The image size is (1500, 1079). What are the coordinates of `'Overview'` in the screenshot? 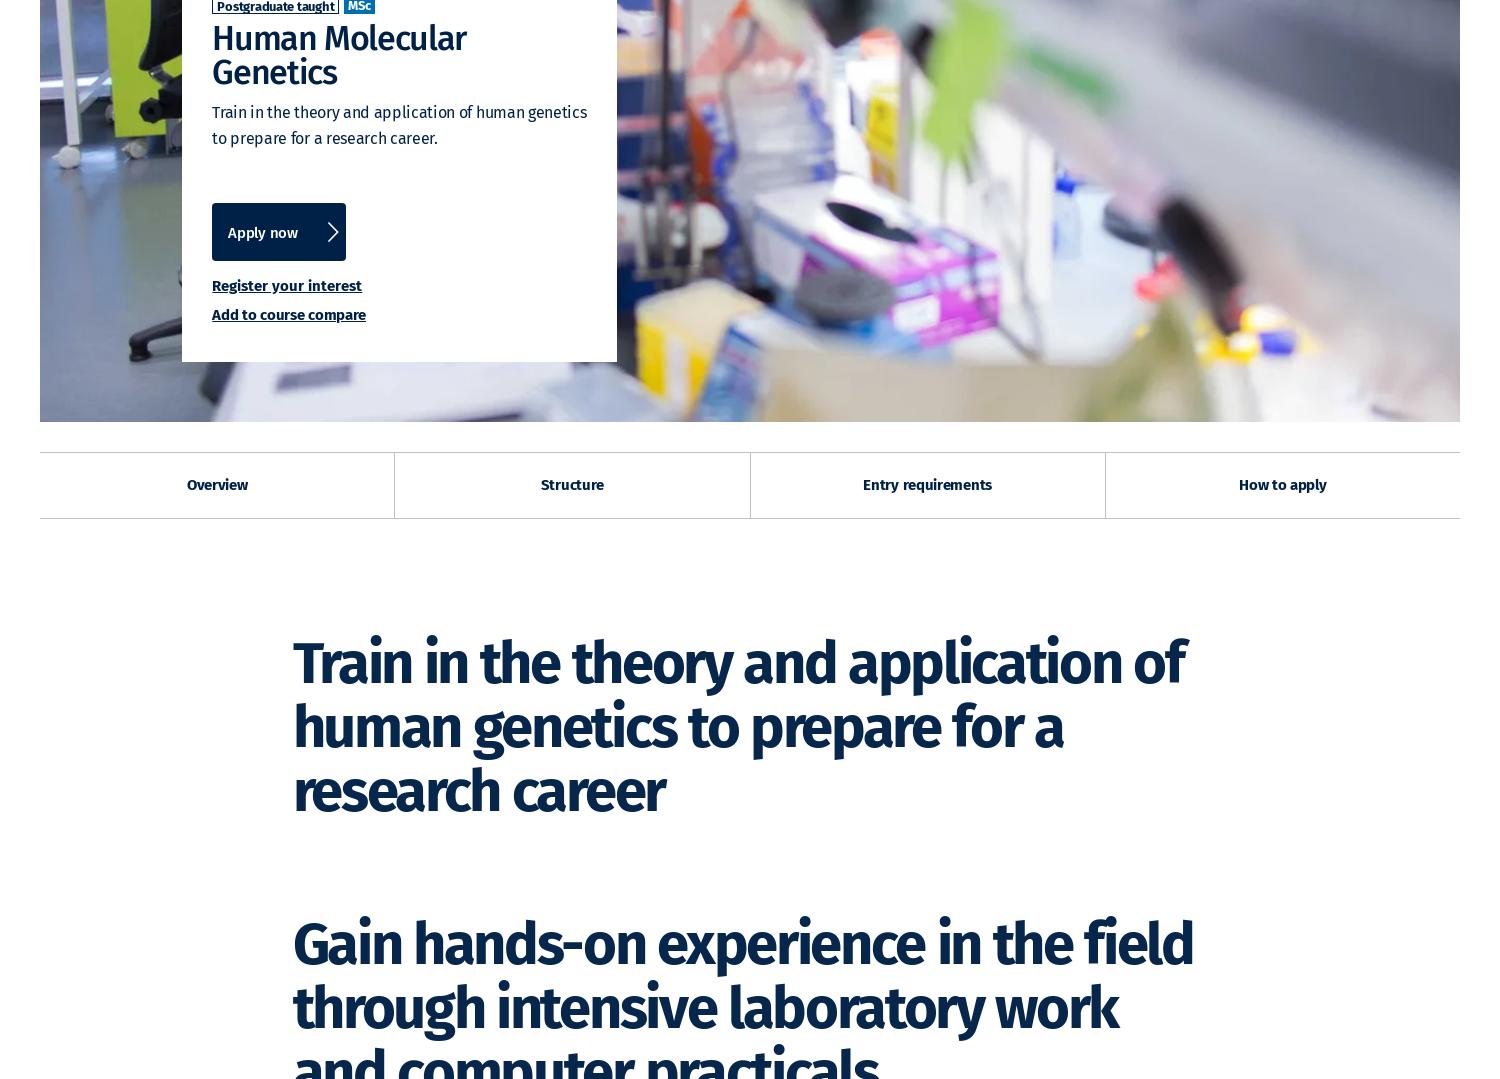 It's located at (215, 484).